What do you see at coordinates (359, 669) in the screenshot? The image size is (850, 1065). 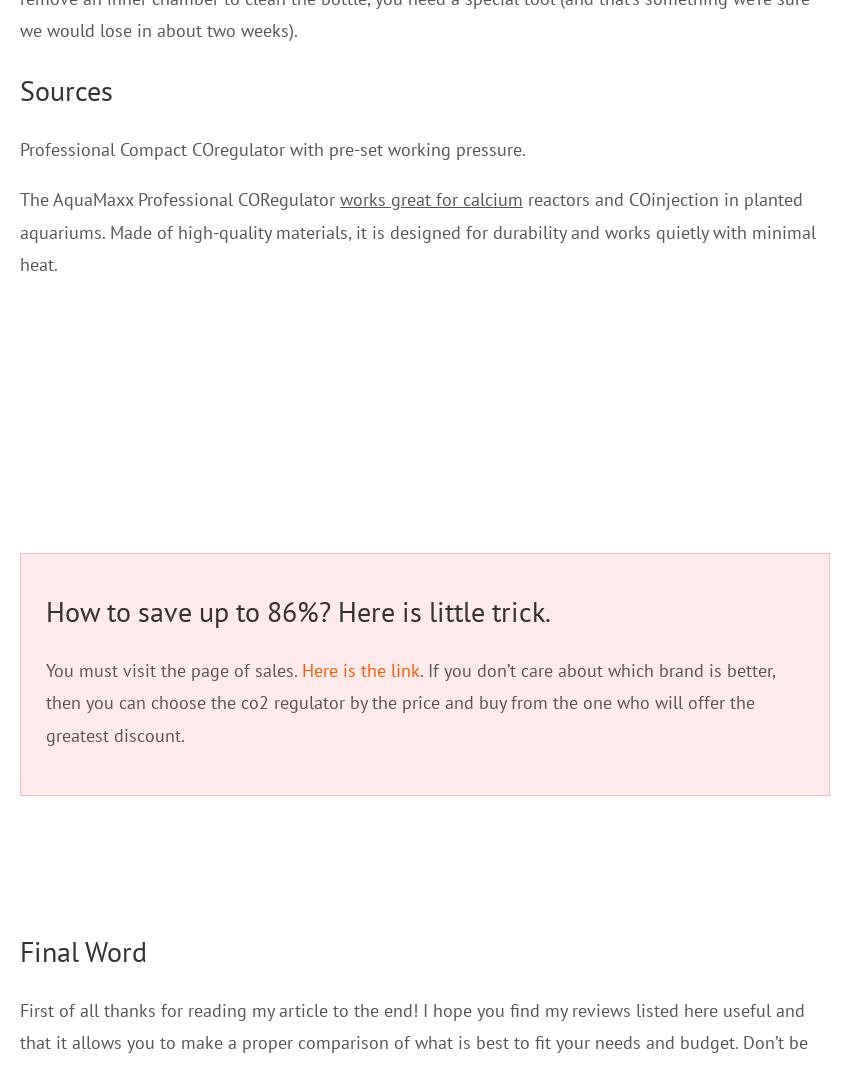 I see `'Here is the link'` at bounding box center [359, 669].